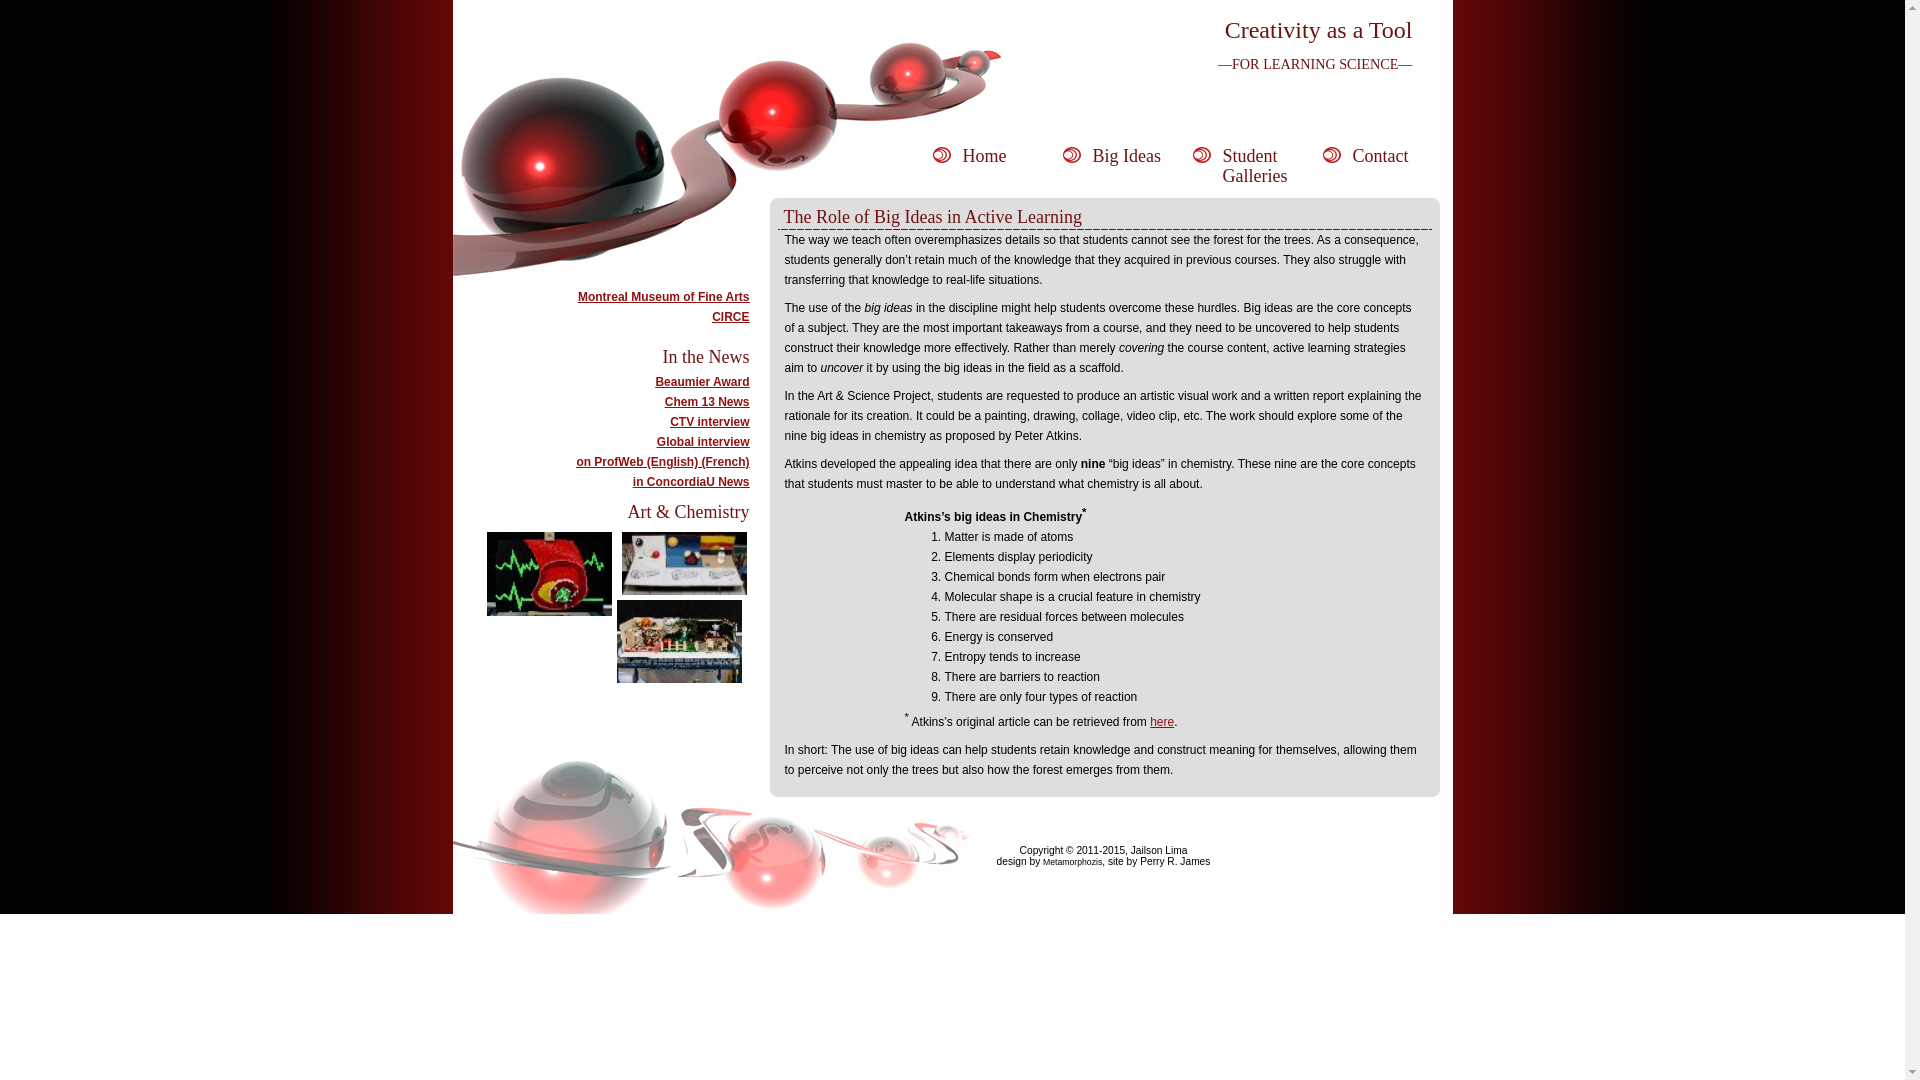 The width and height of the screenshot is (1920, 1080). Describe the element at coordinates (724, 462) in the screenshot. I see `'(French)'` at that location.